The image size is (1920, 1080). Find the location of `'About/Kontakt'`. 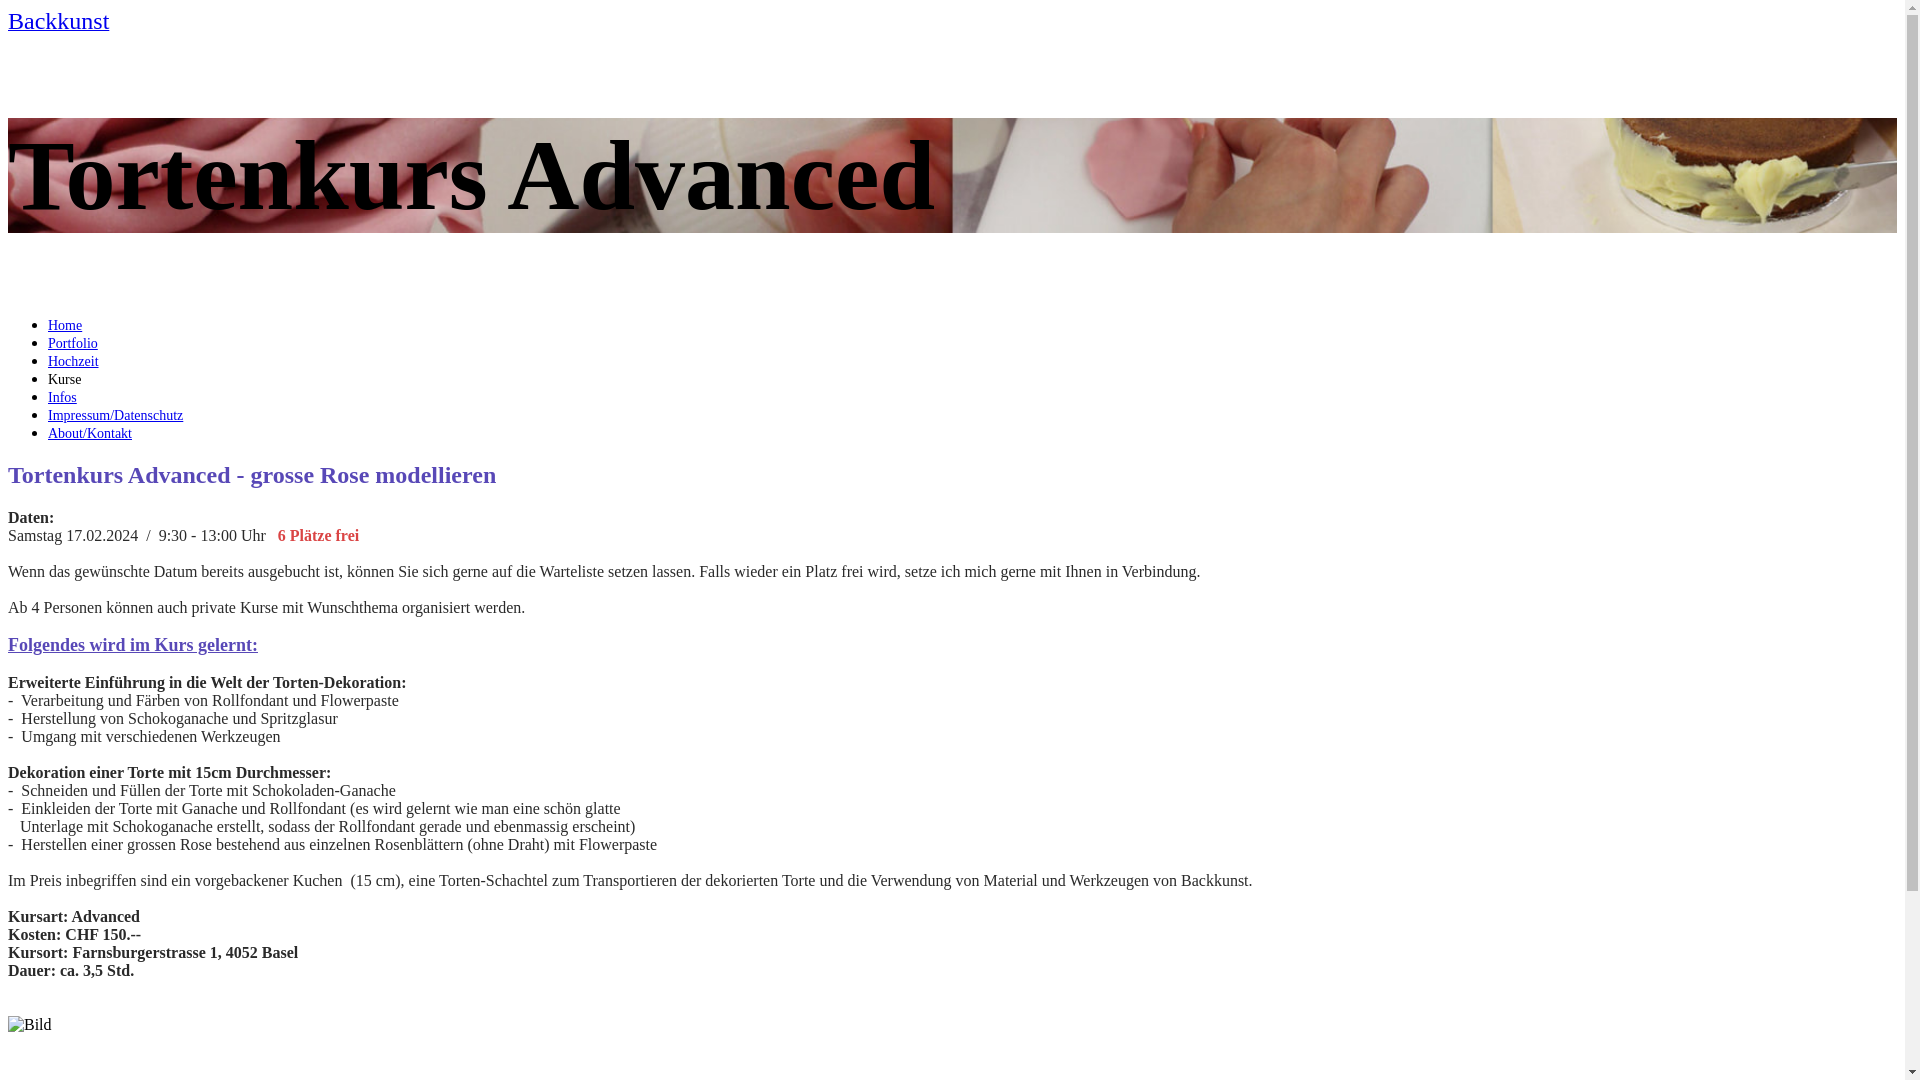

'About/Kontakt' is located at coordinates (89, 432).